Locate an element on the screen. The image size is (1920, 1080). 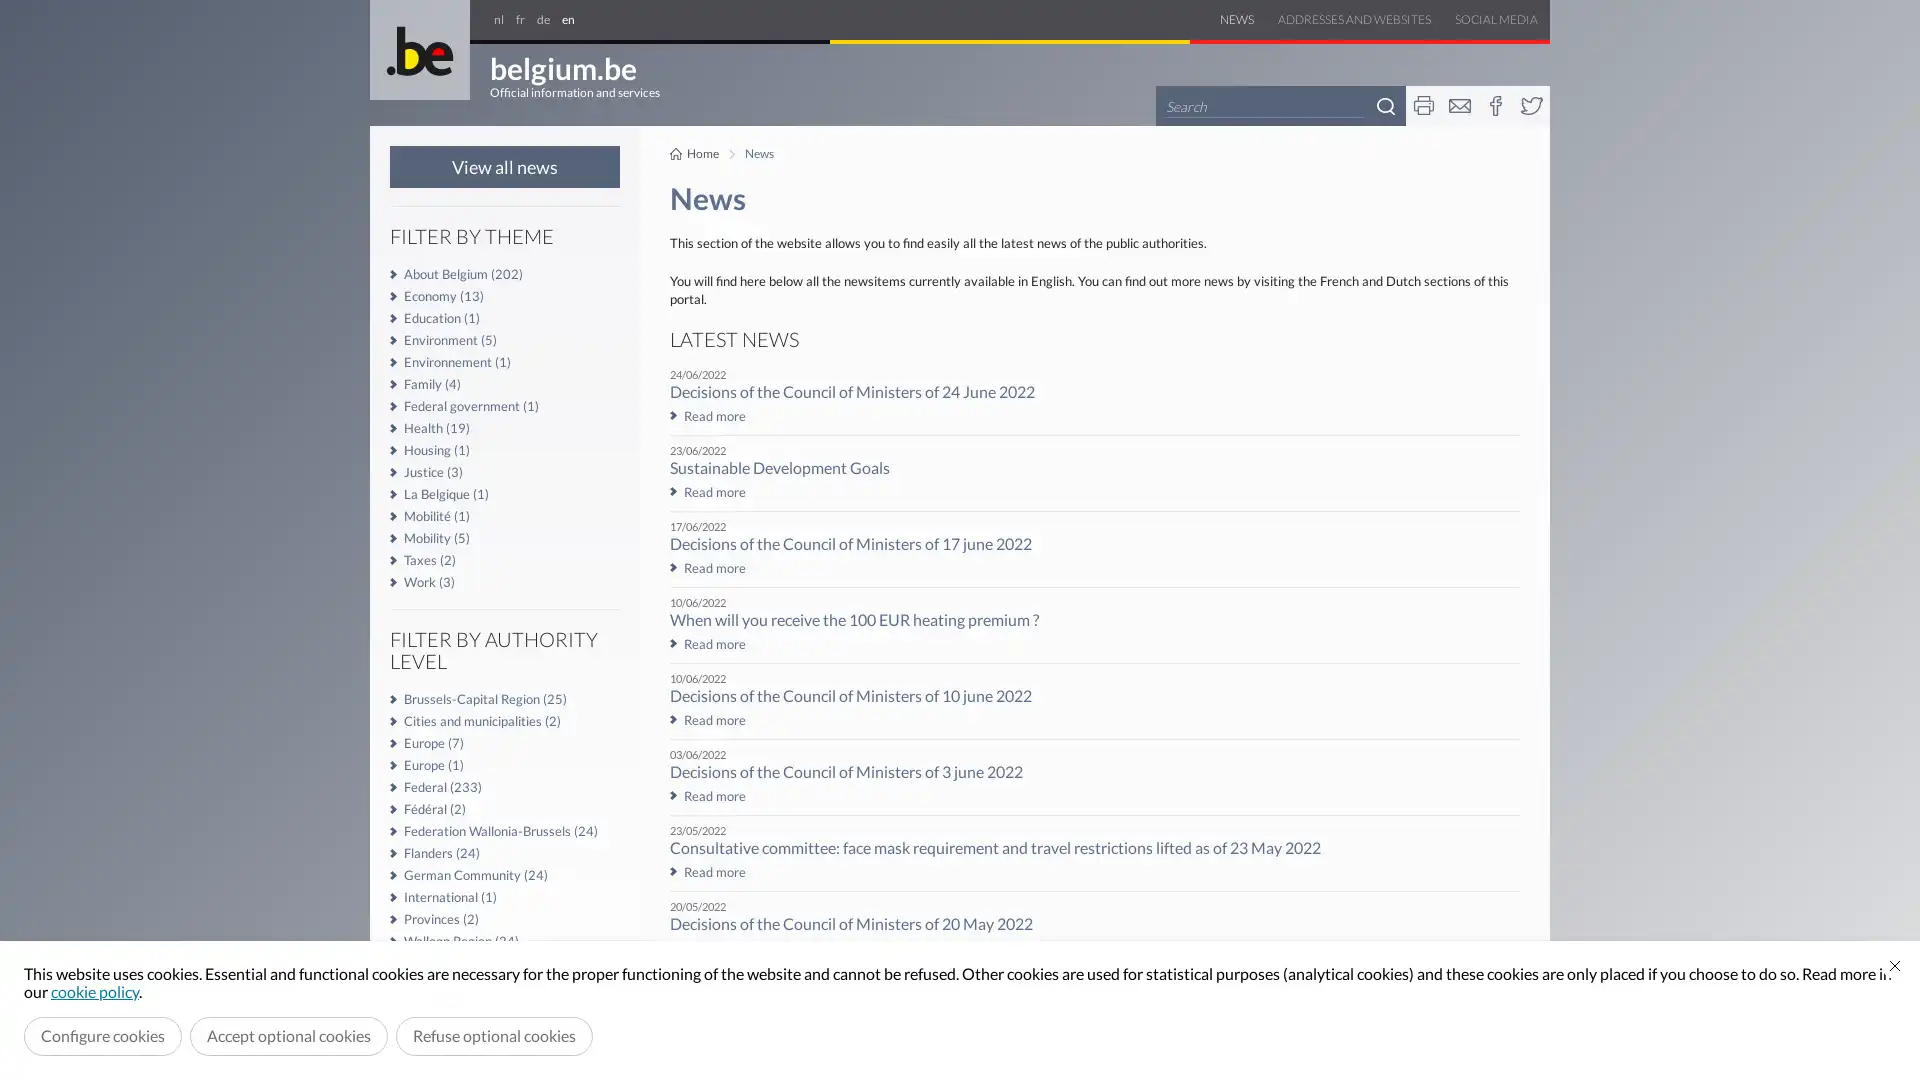
Accept optional cookies is located at coordinates (287, 1035).